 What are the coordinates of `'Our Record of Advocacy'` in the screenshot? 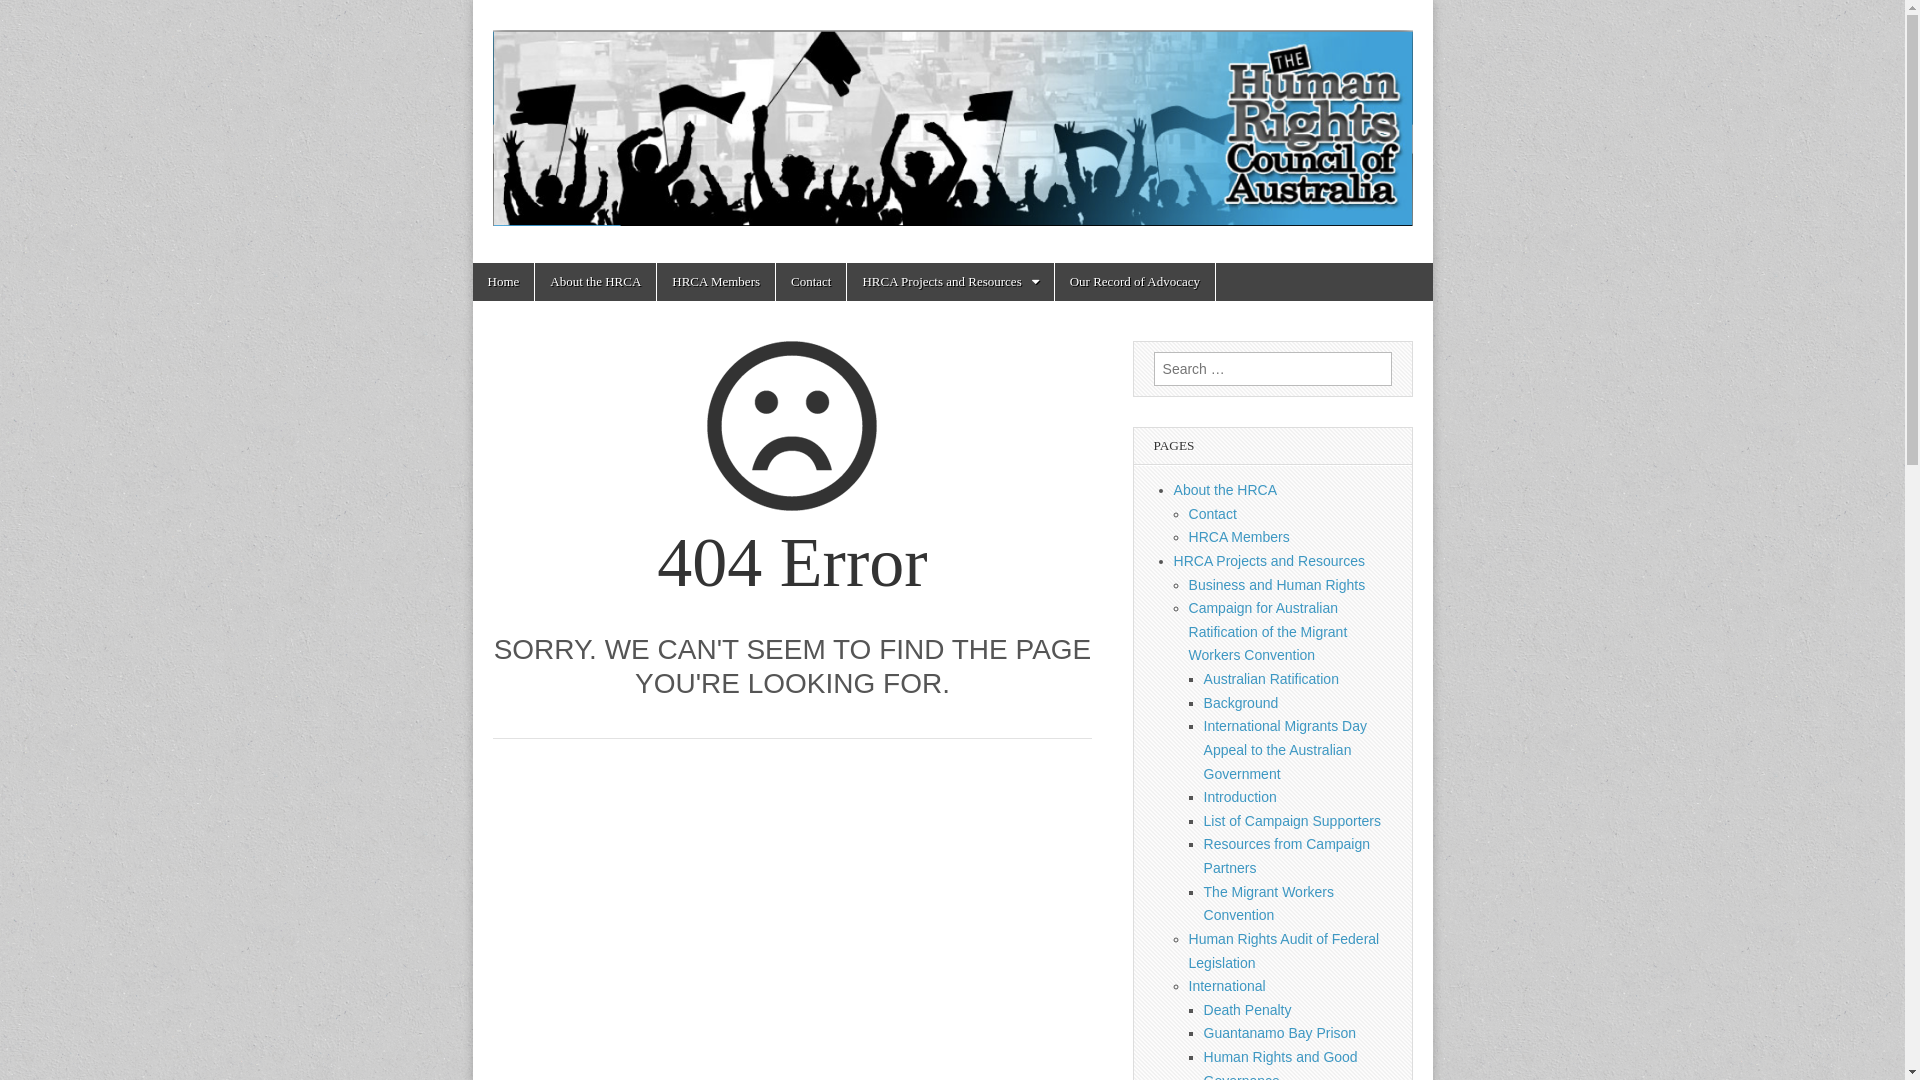 It's located at (1134, 281).